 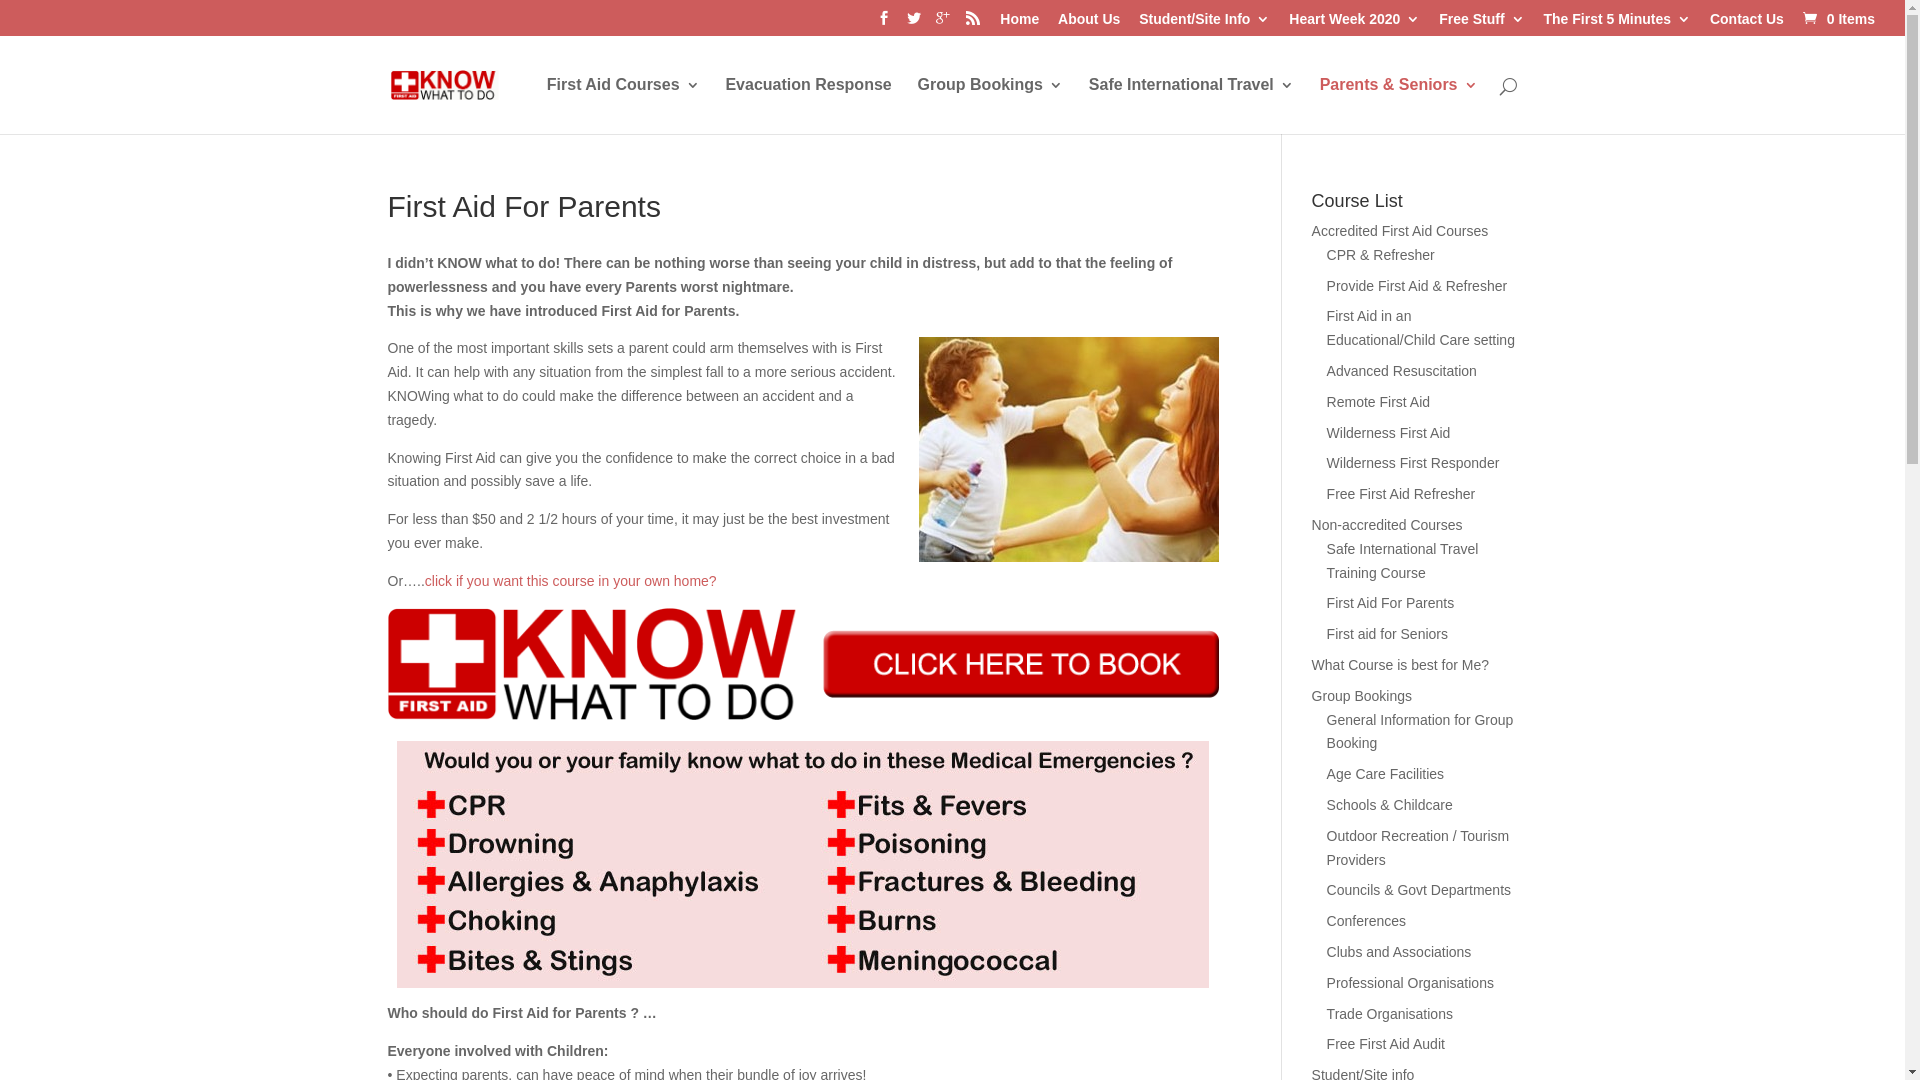 What do you see at coordinates (1746, 24) in the screenshot?
I see `'Contact Us'` at bounding box center [1746, 24].